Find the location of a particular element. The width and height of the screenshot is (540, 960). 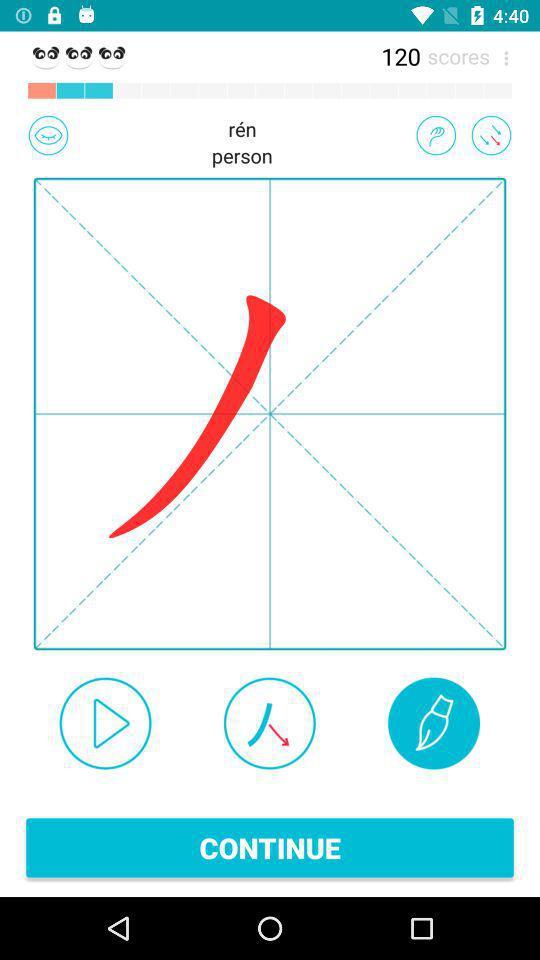

next is located at coordinates (105, 722).